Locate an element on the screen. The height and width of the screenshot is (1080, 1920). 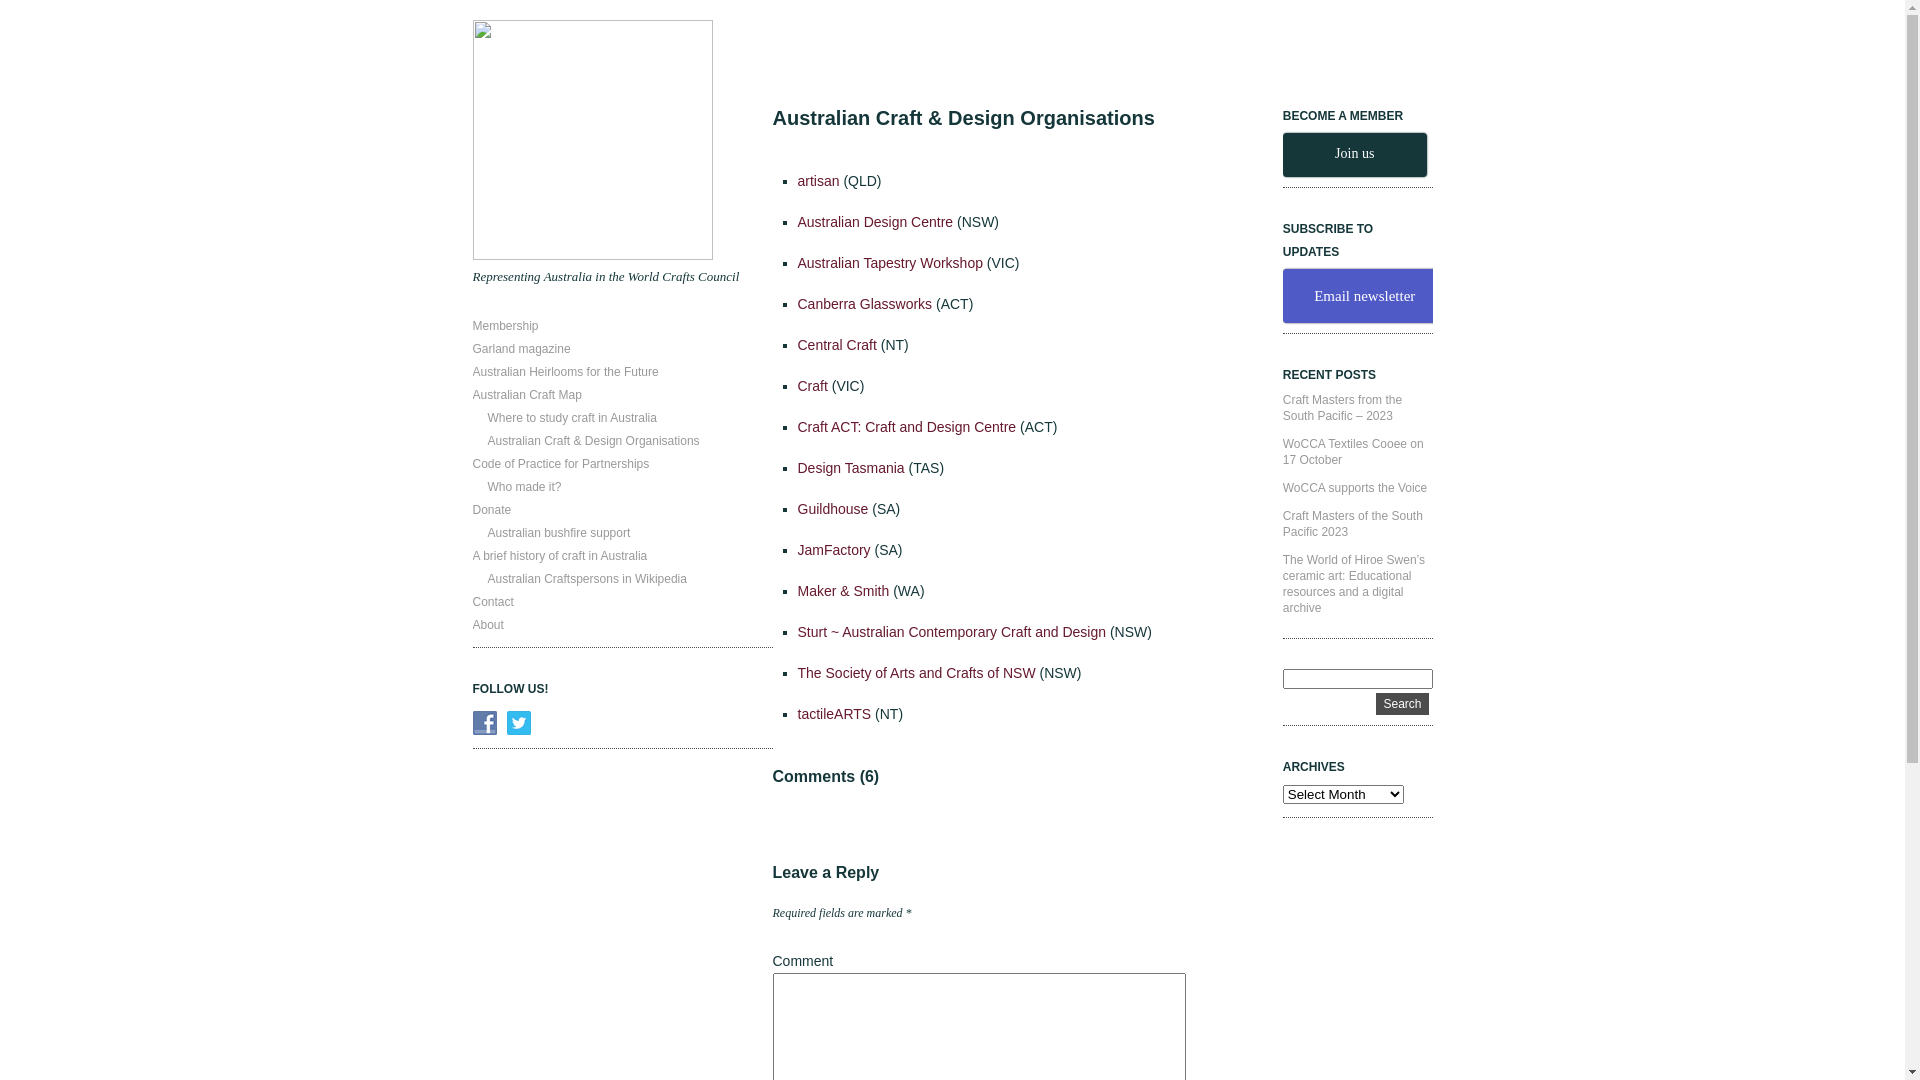
'Craft ACT: Craft and Design Centre' is located at coordinates (906, 426).